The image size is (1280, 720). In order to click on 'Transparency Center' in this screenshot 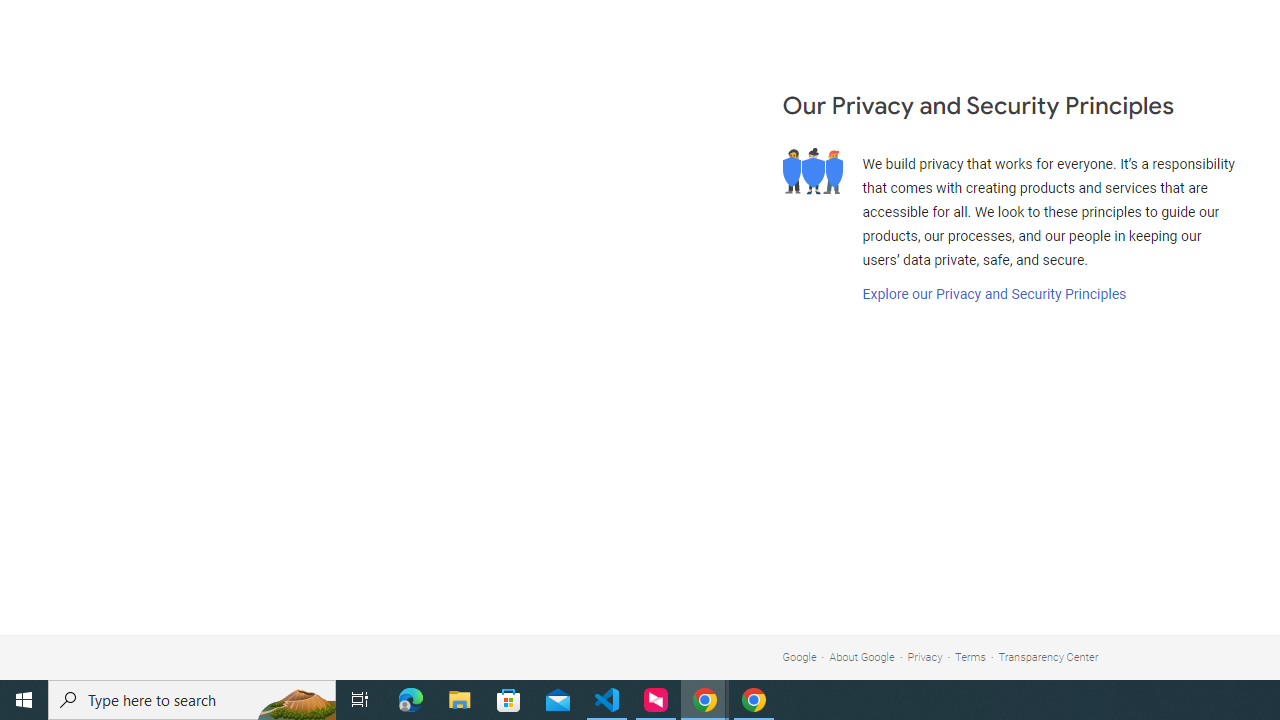, I will do `click(1047, 657)`.